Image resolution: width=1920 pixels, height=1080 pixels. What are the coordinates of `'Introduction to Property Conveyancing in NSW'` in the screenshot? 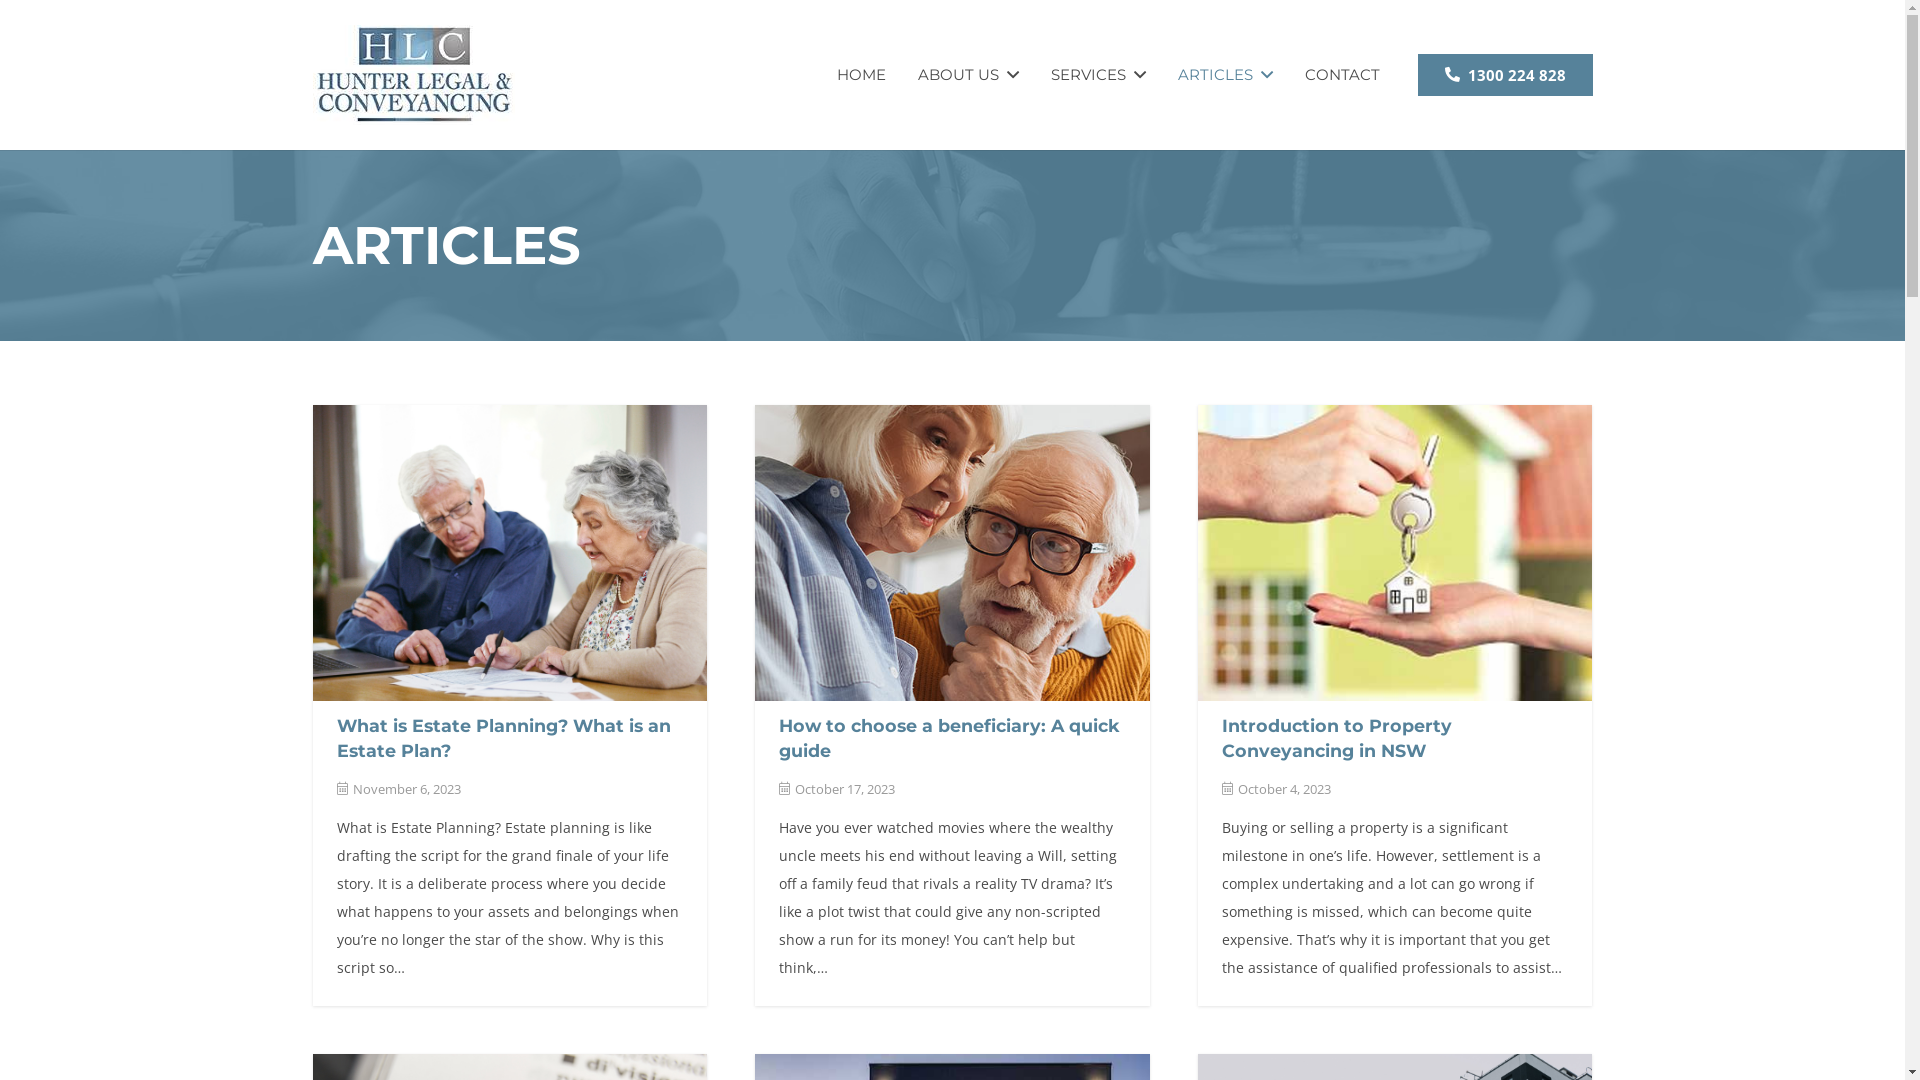 It's located at (1337, 737).